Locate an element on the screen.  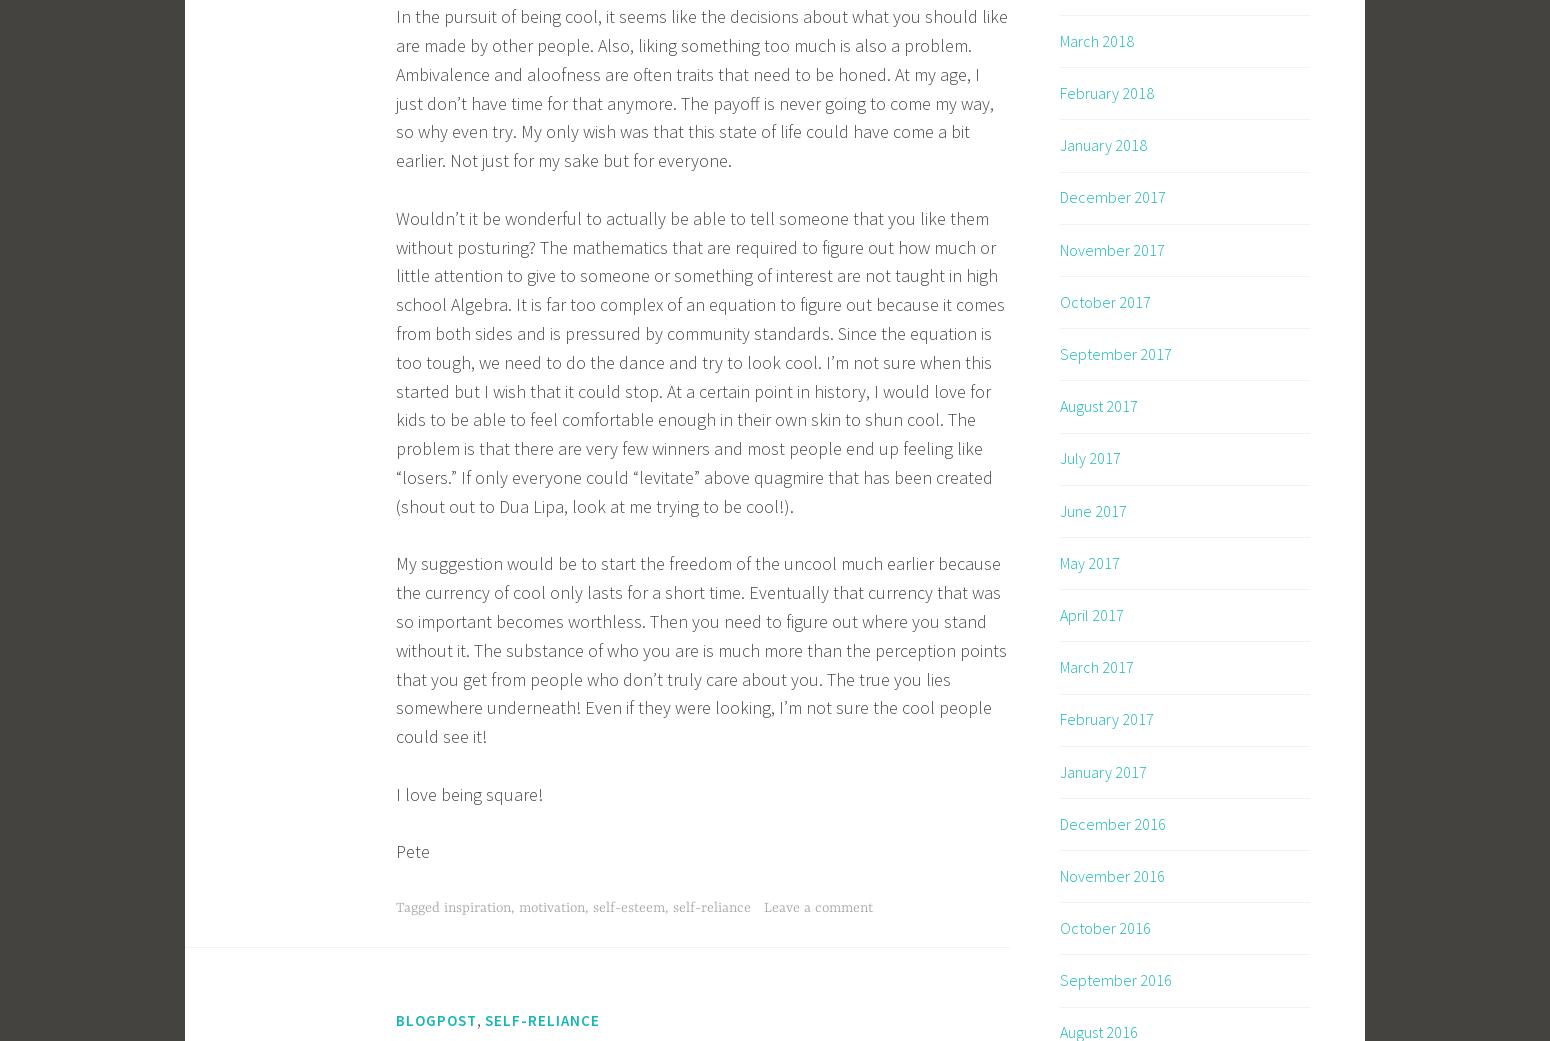
'January 2018' is located at coordinates (1102, 145).